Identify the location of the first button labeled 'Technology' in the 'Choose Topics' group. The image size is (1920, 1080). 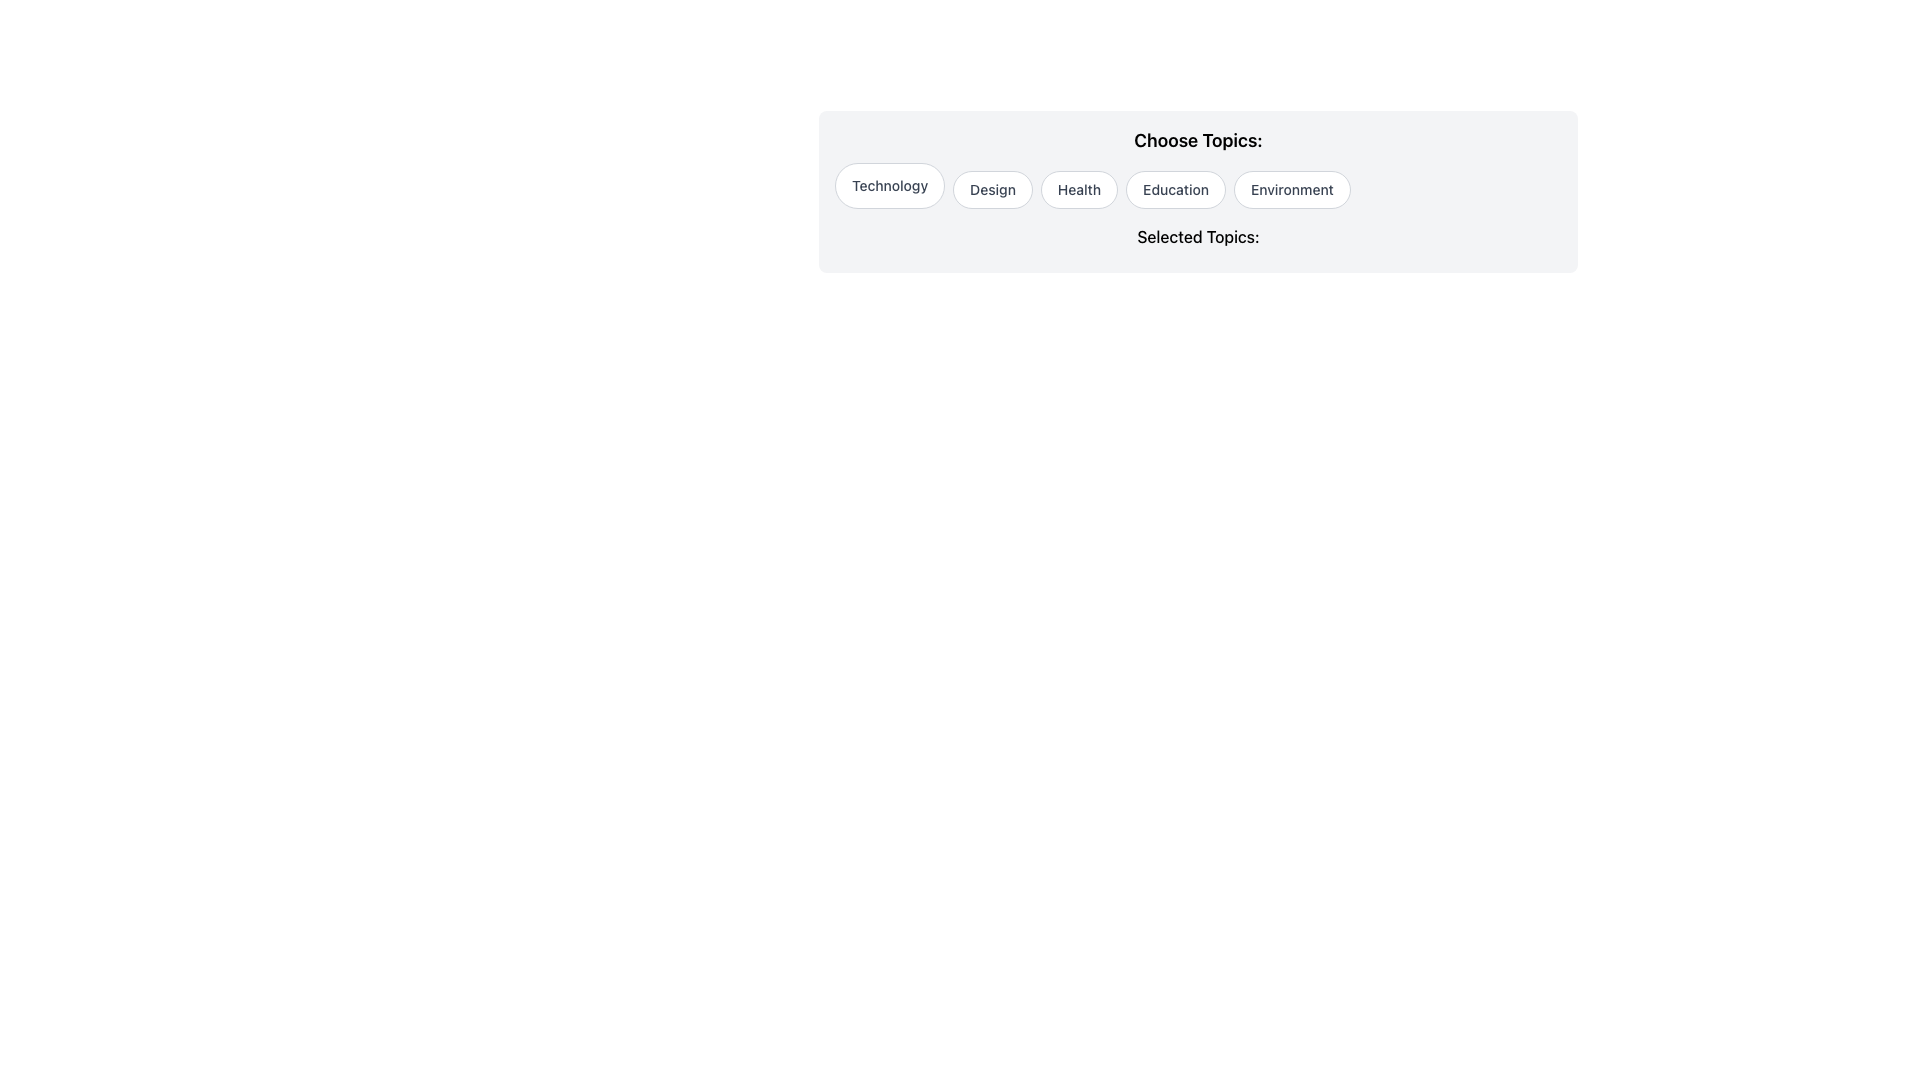
(889, 185).